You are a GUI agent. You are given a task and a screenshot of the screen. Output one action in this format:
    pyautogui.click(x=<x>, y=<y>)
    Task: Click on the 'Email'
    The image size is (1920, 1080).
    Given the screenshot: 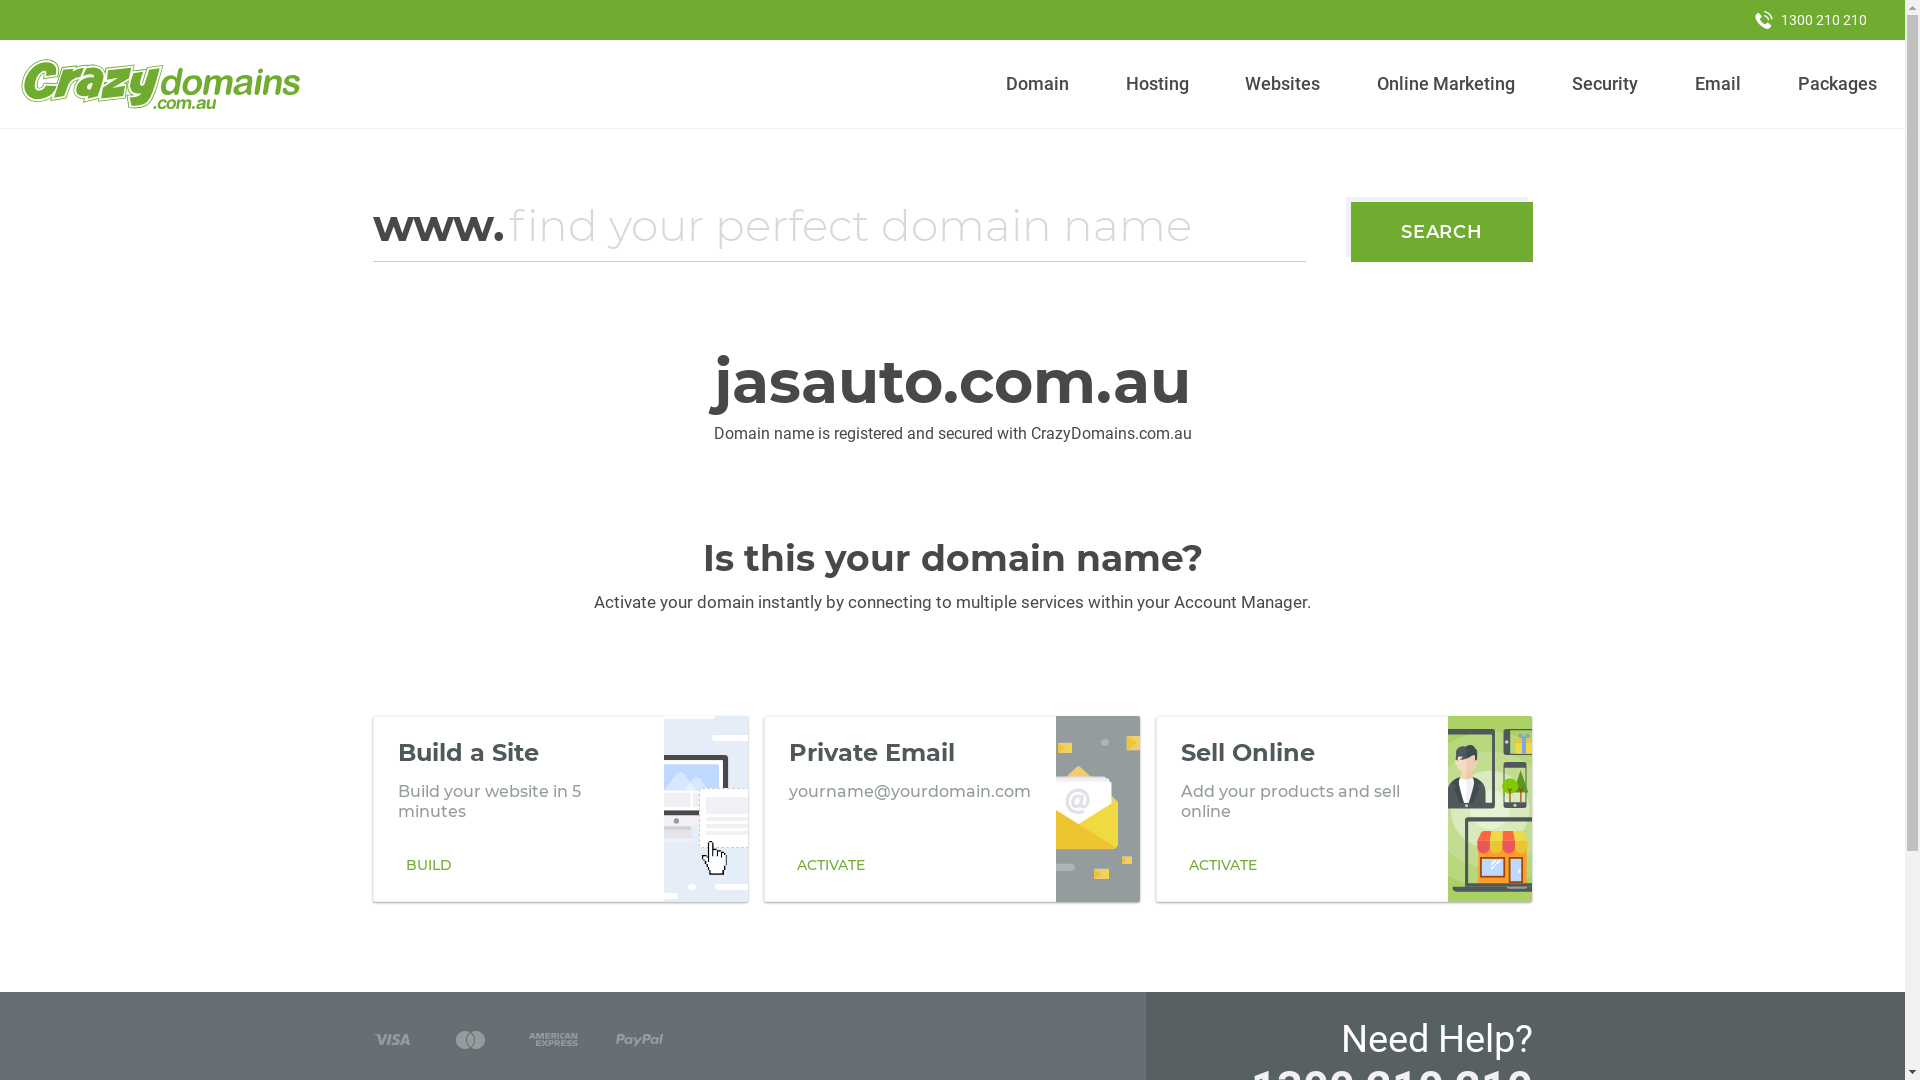 What is the action you would take?
    pyautogui.click(x=1716, y=83)
    